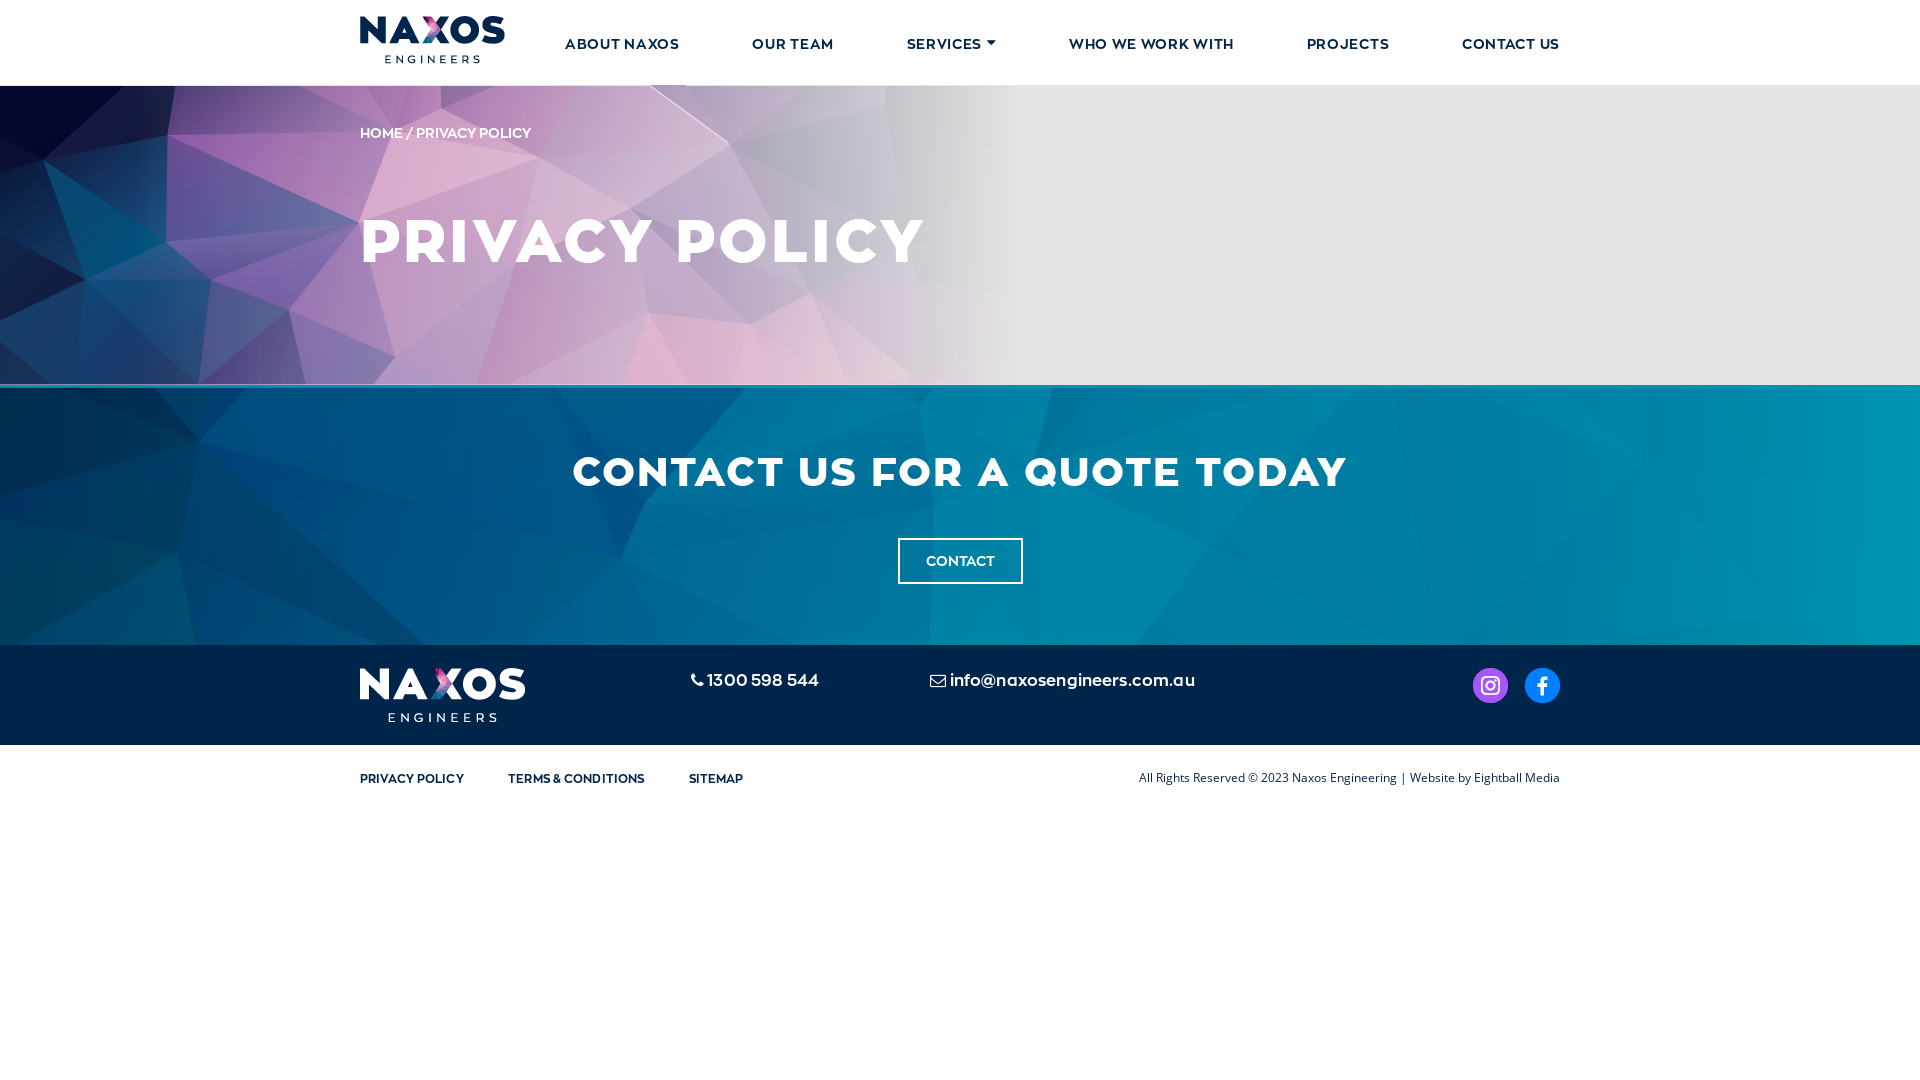  I want to click on 'SERVICES', so click(950, 43).